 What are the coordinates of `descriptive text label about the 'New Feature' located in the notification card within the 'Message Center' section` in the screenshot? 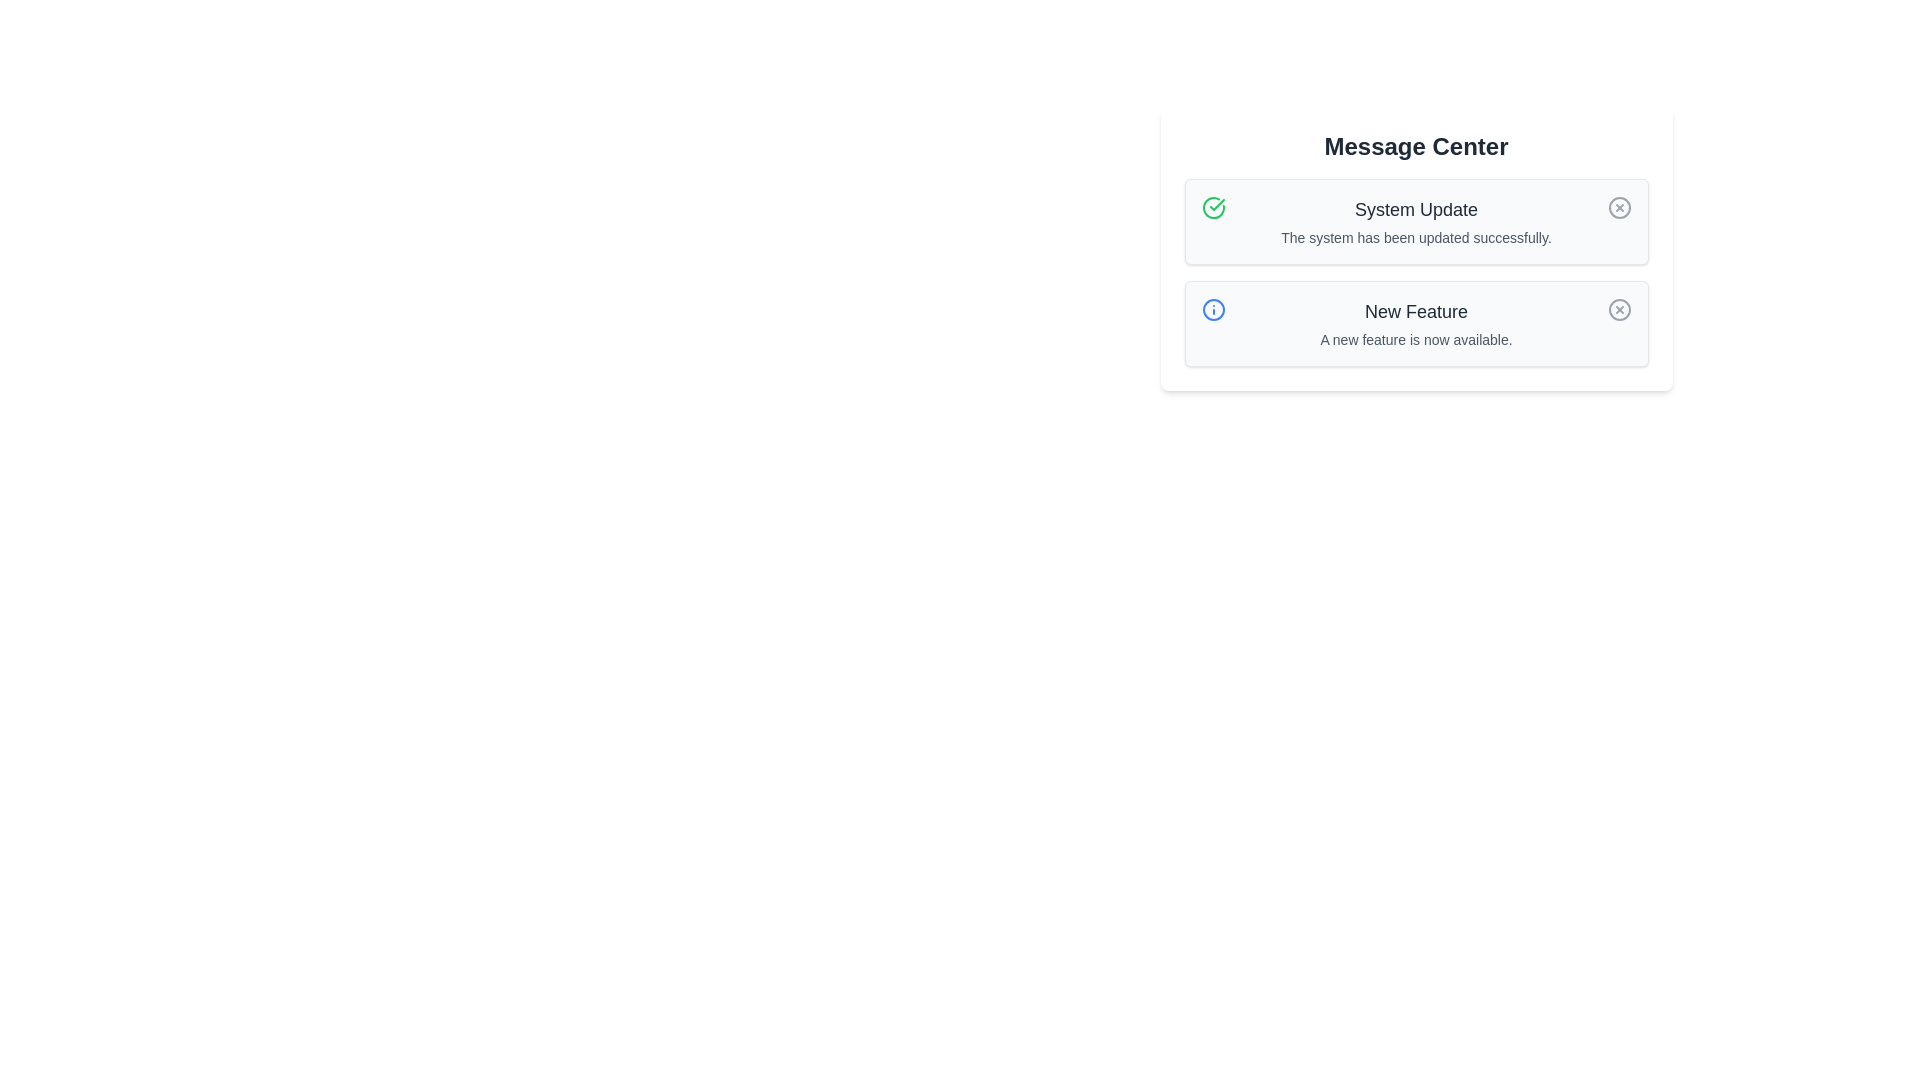 It's located at (1415, 338).